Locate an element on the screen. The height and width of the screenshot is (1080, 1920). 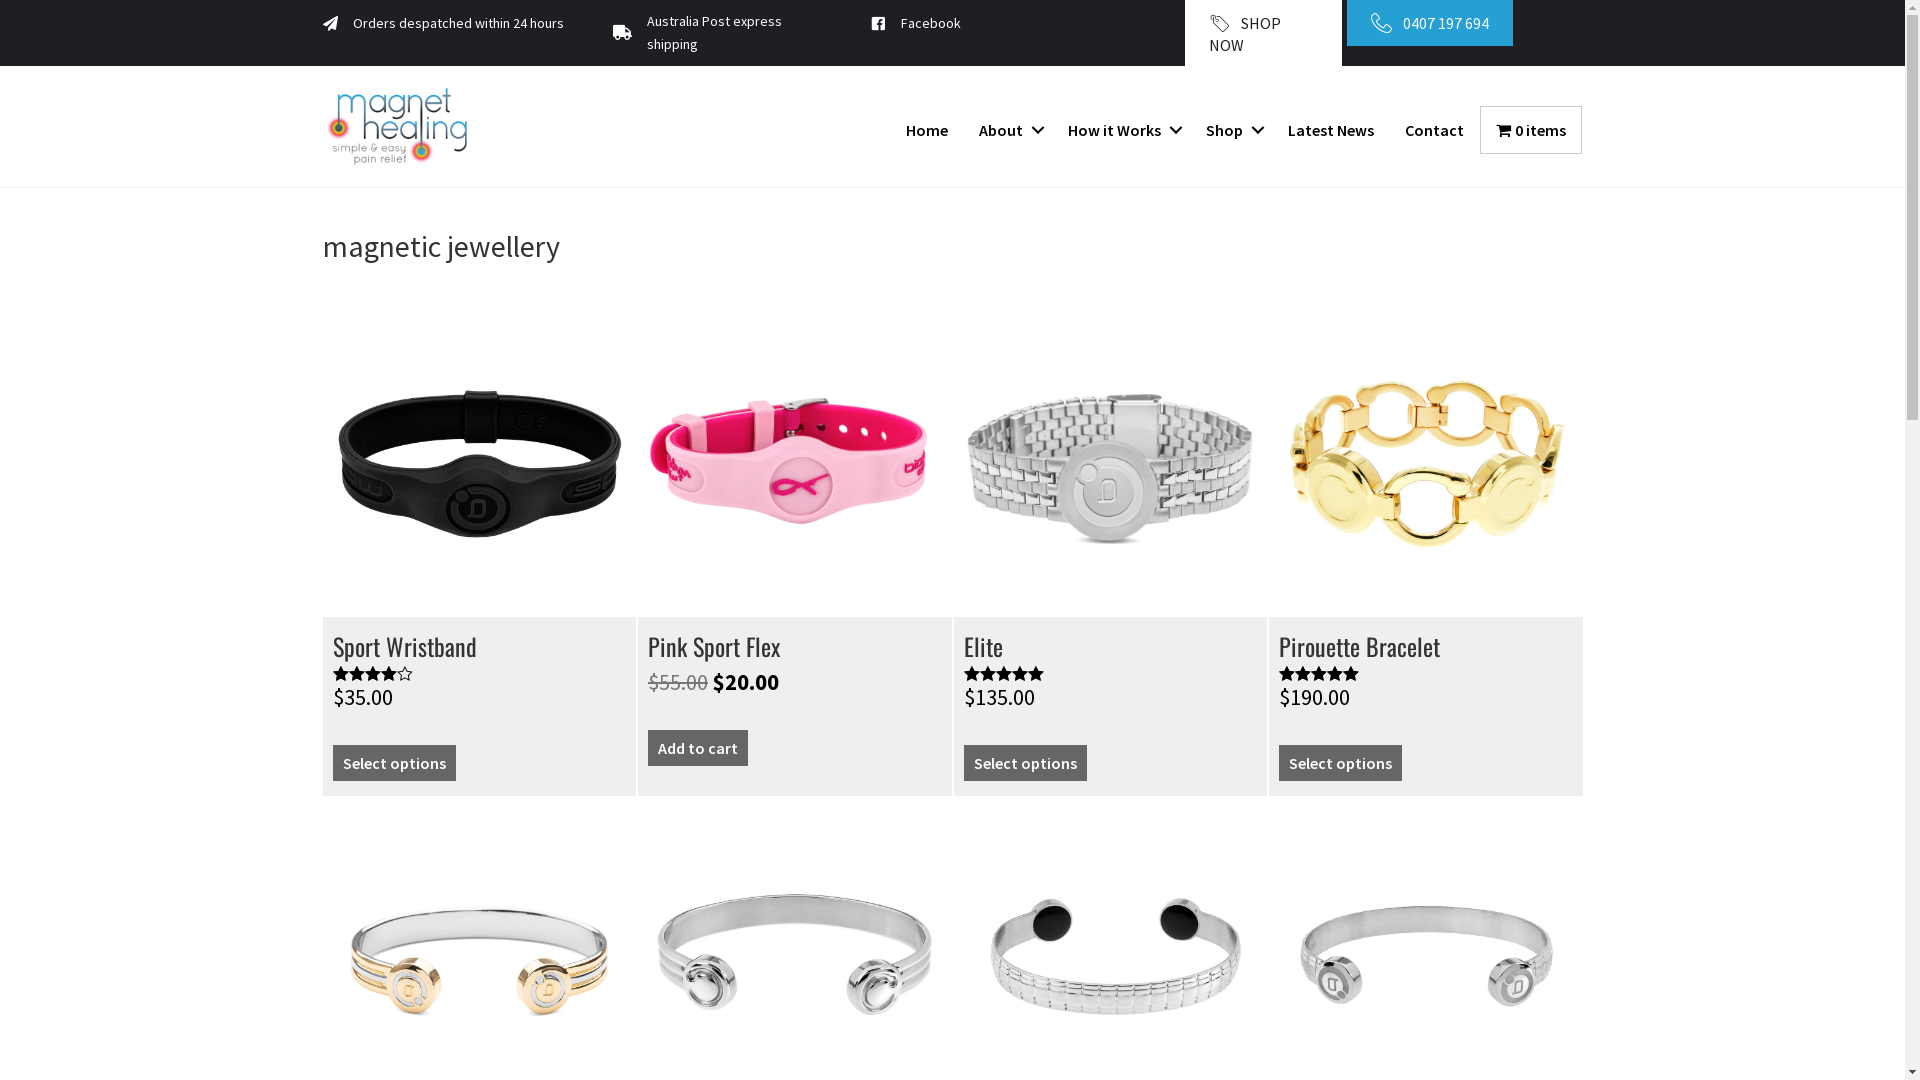
'WURiuVwU-elite-mens-bracelet-steel-F-2020-2-800x800' is located at coordinates (1109, 461).